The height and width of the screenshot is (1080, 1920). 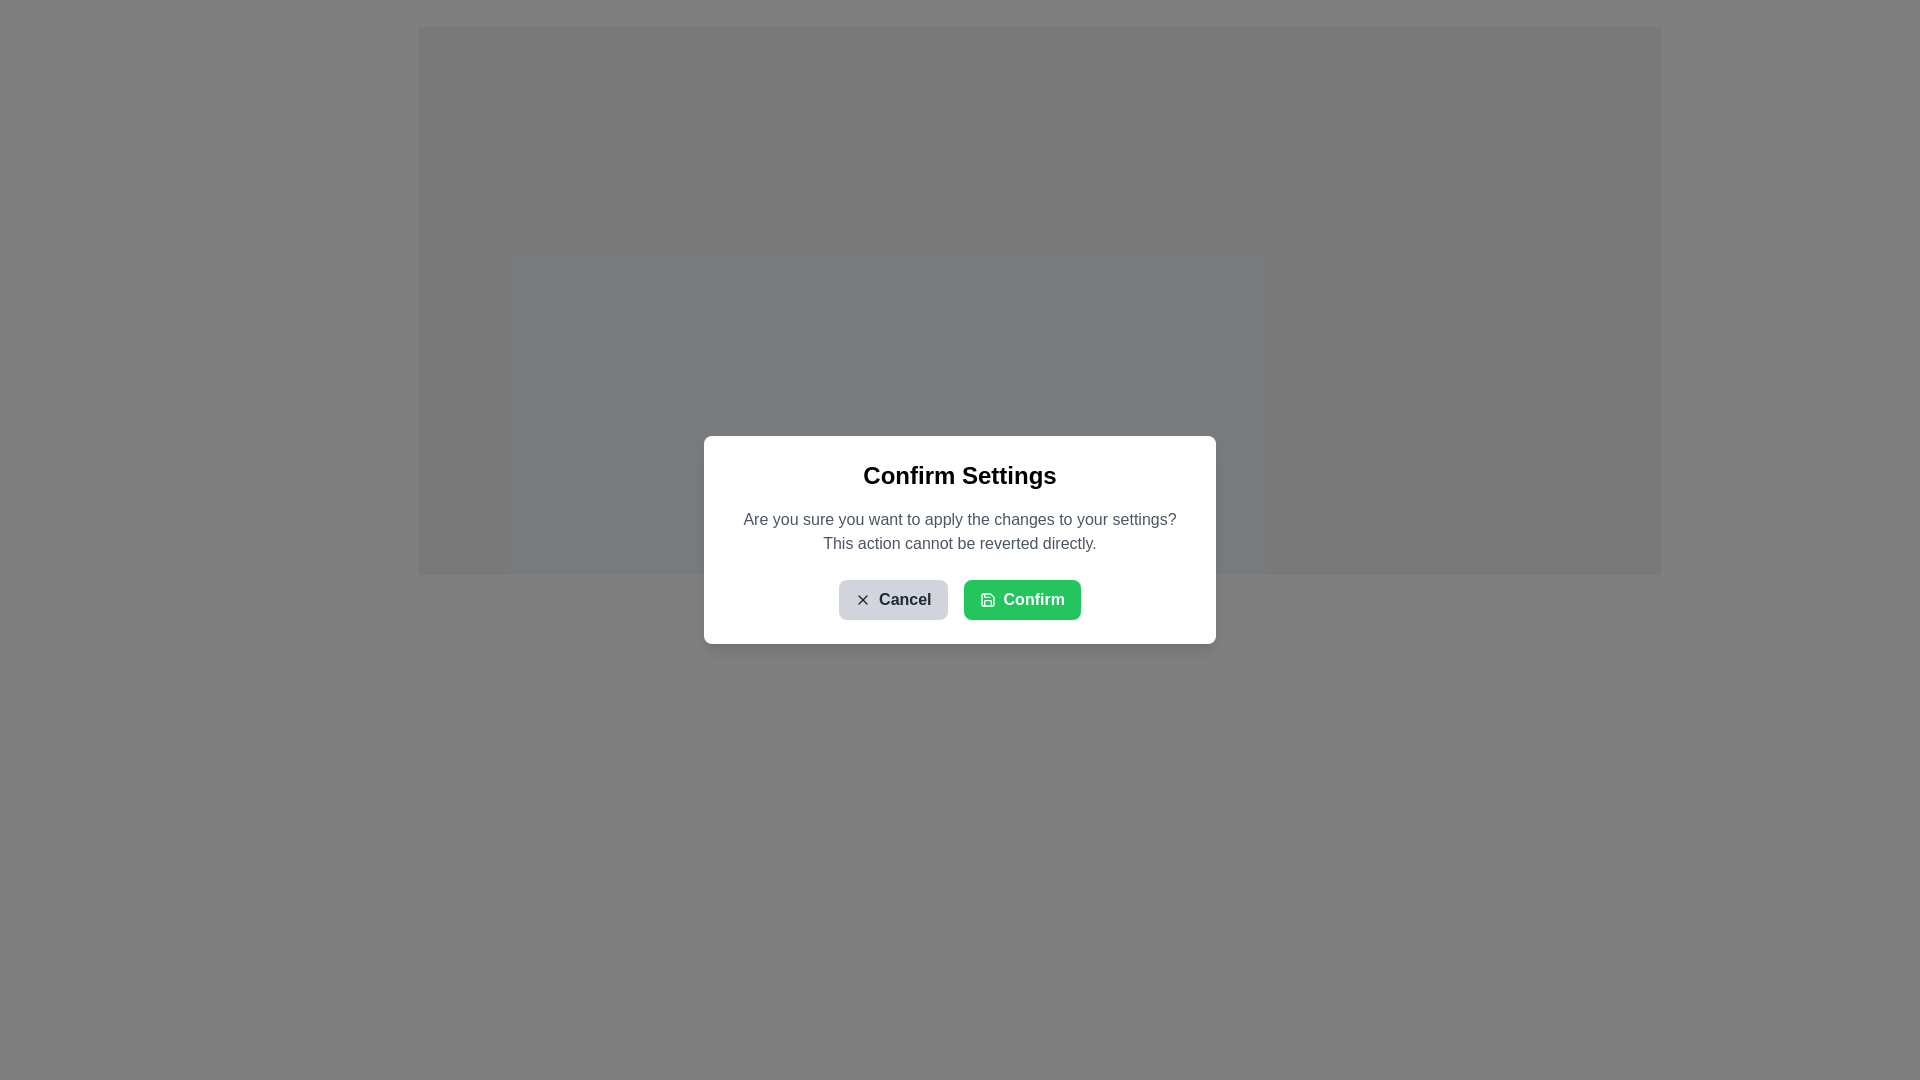 What do you see at coordinates (987, 599) in the screenshot?
I see `the save icon shaped like an old-style floppy disk located within the confirmation modal on the right side of the modal, adjacent to the green 'Confirm' button` at bounding box center [987, 599].